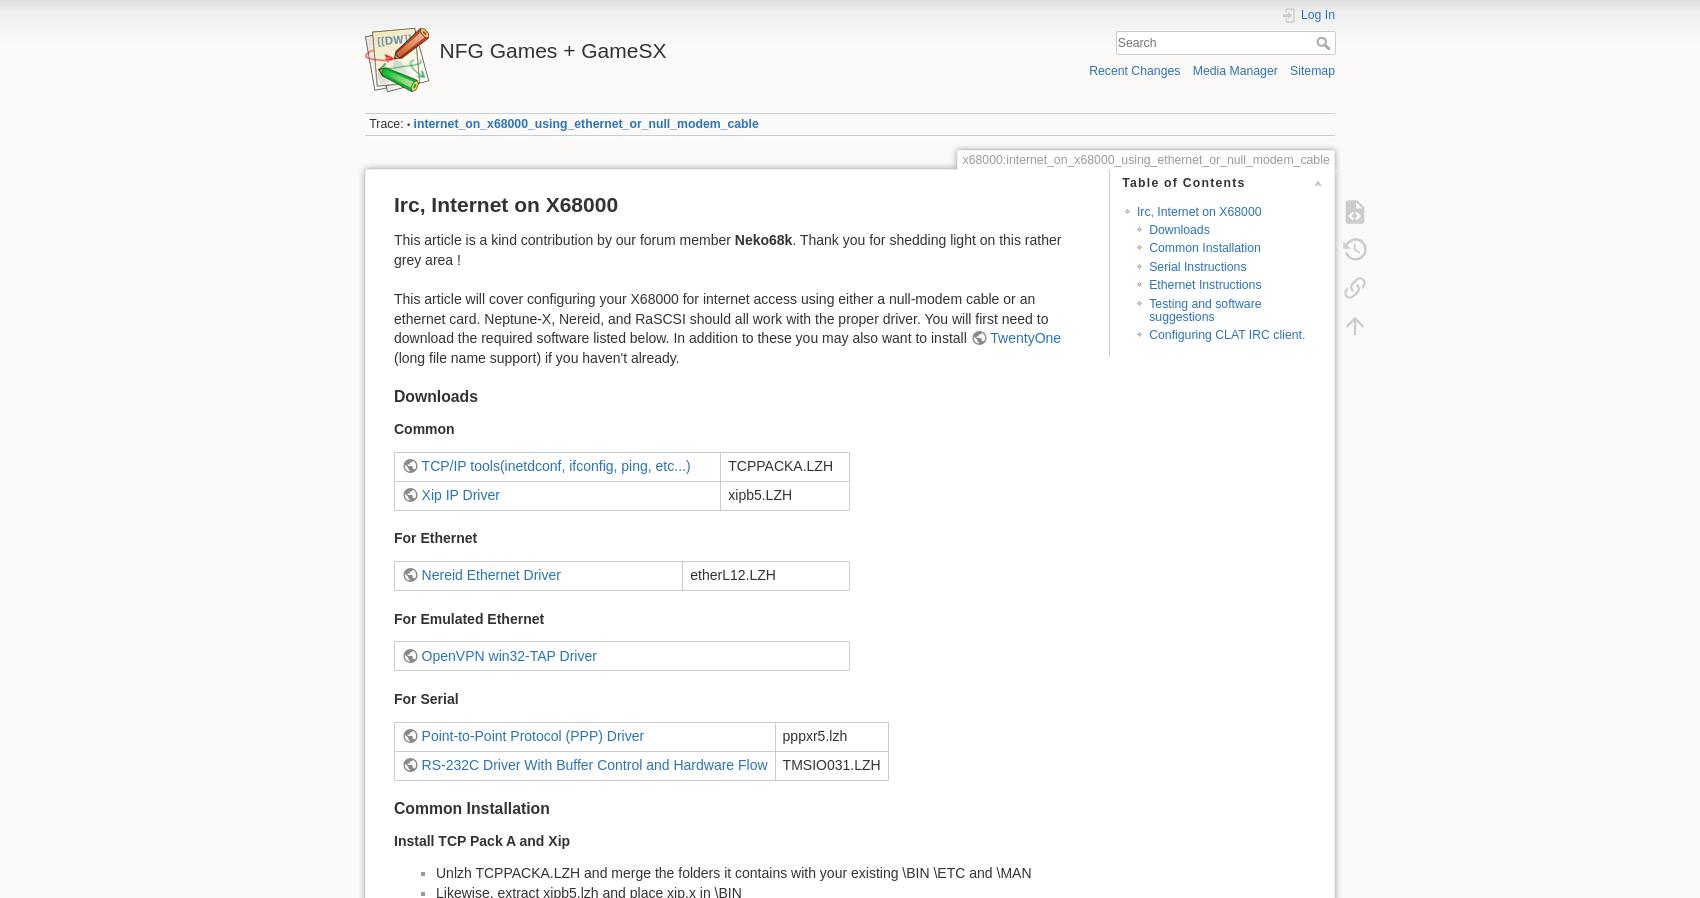  I want to click on 'Serial Instructions', so click(1196, 265).